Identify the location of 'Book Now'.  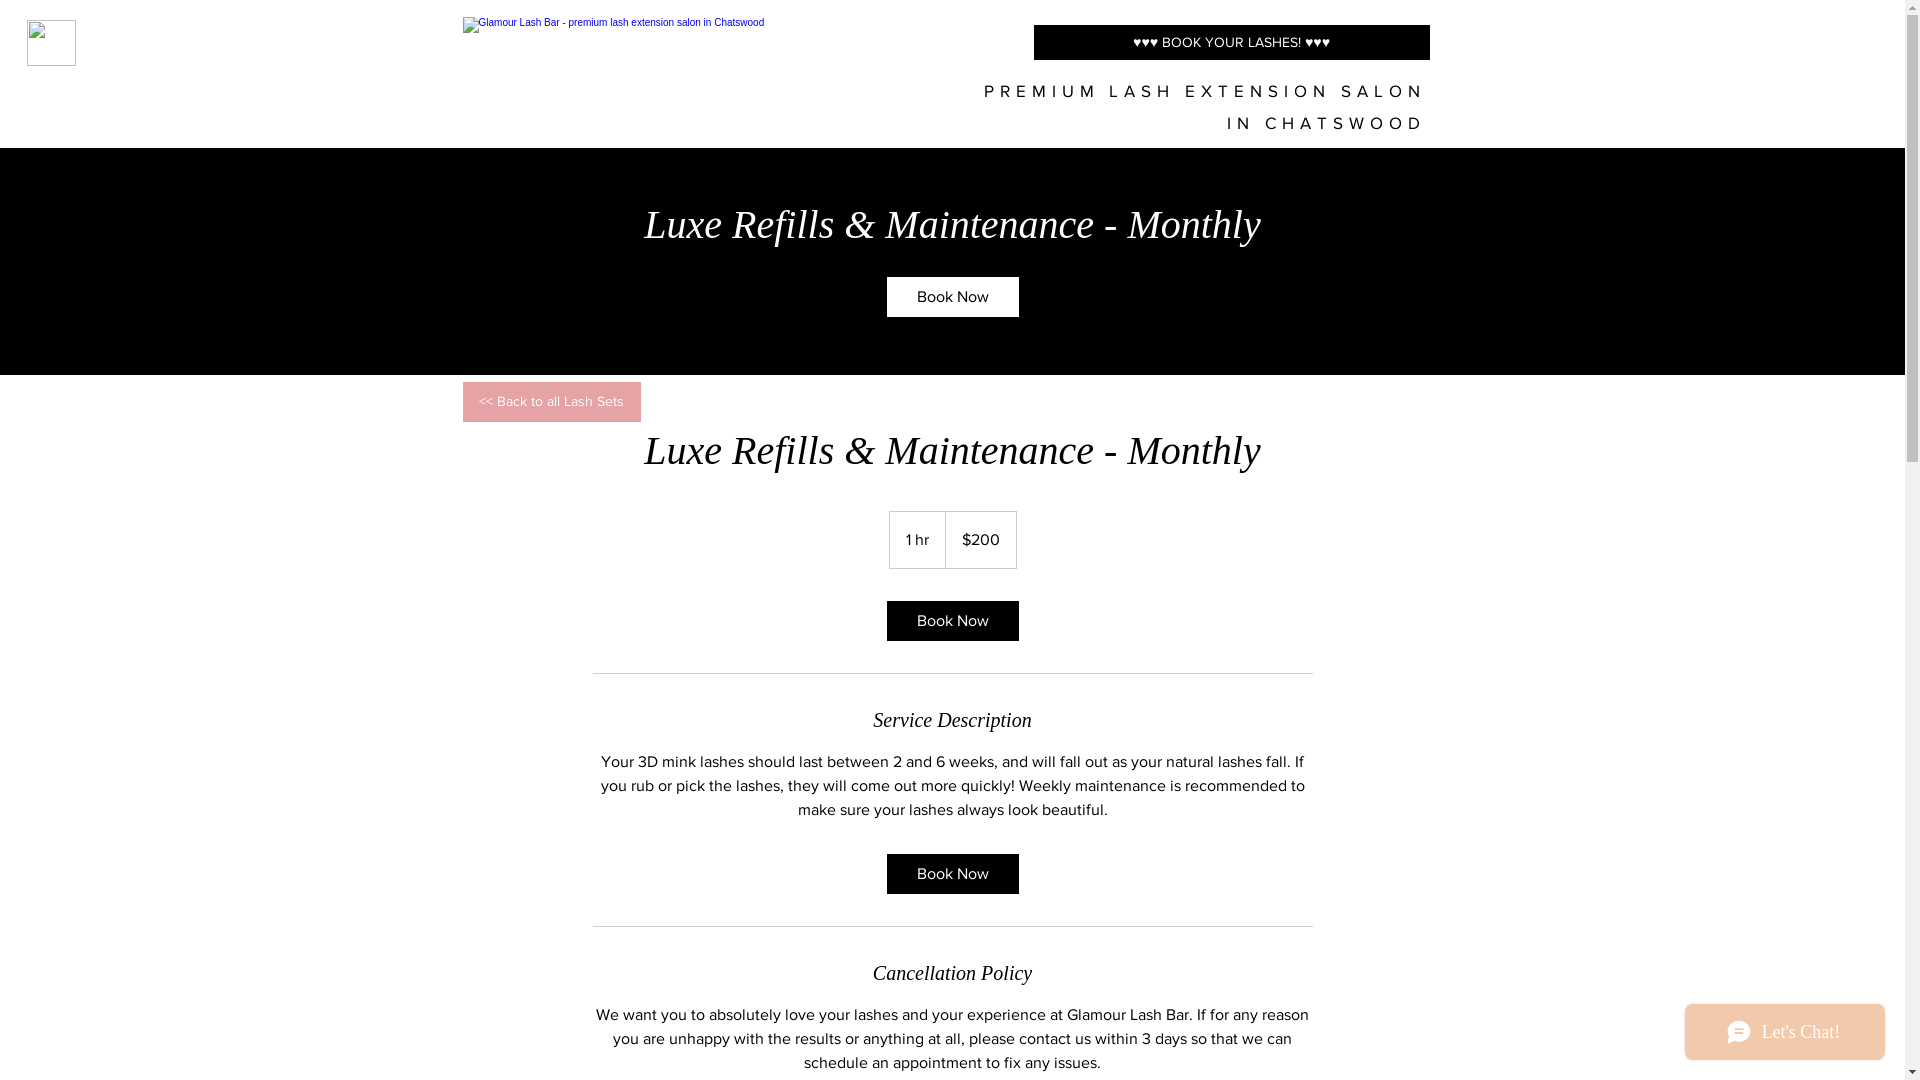
(950, 620).